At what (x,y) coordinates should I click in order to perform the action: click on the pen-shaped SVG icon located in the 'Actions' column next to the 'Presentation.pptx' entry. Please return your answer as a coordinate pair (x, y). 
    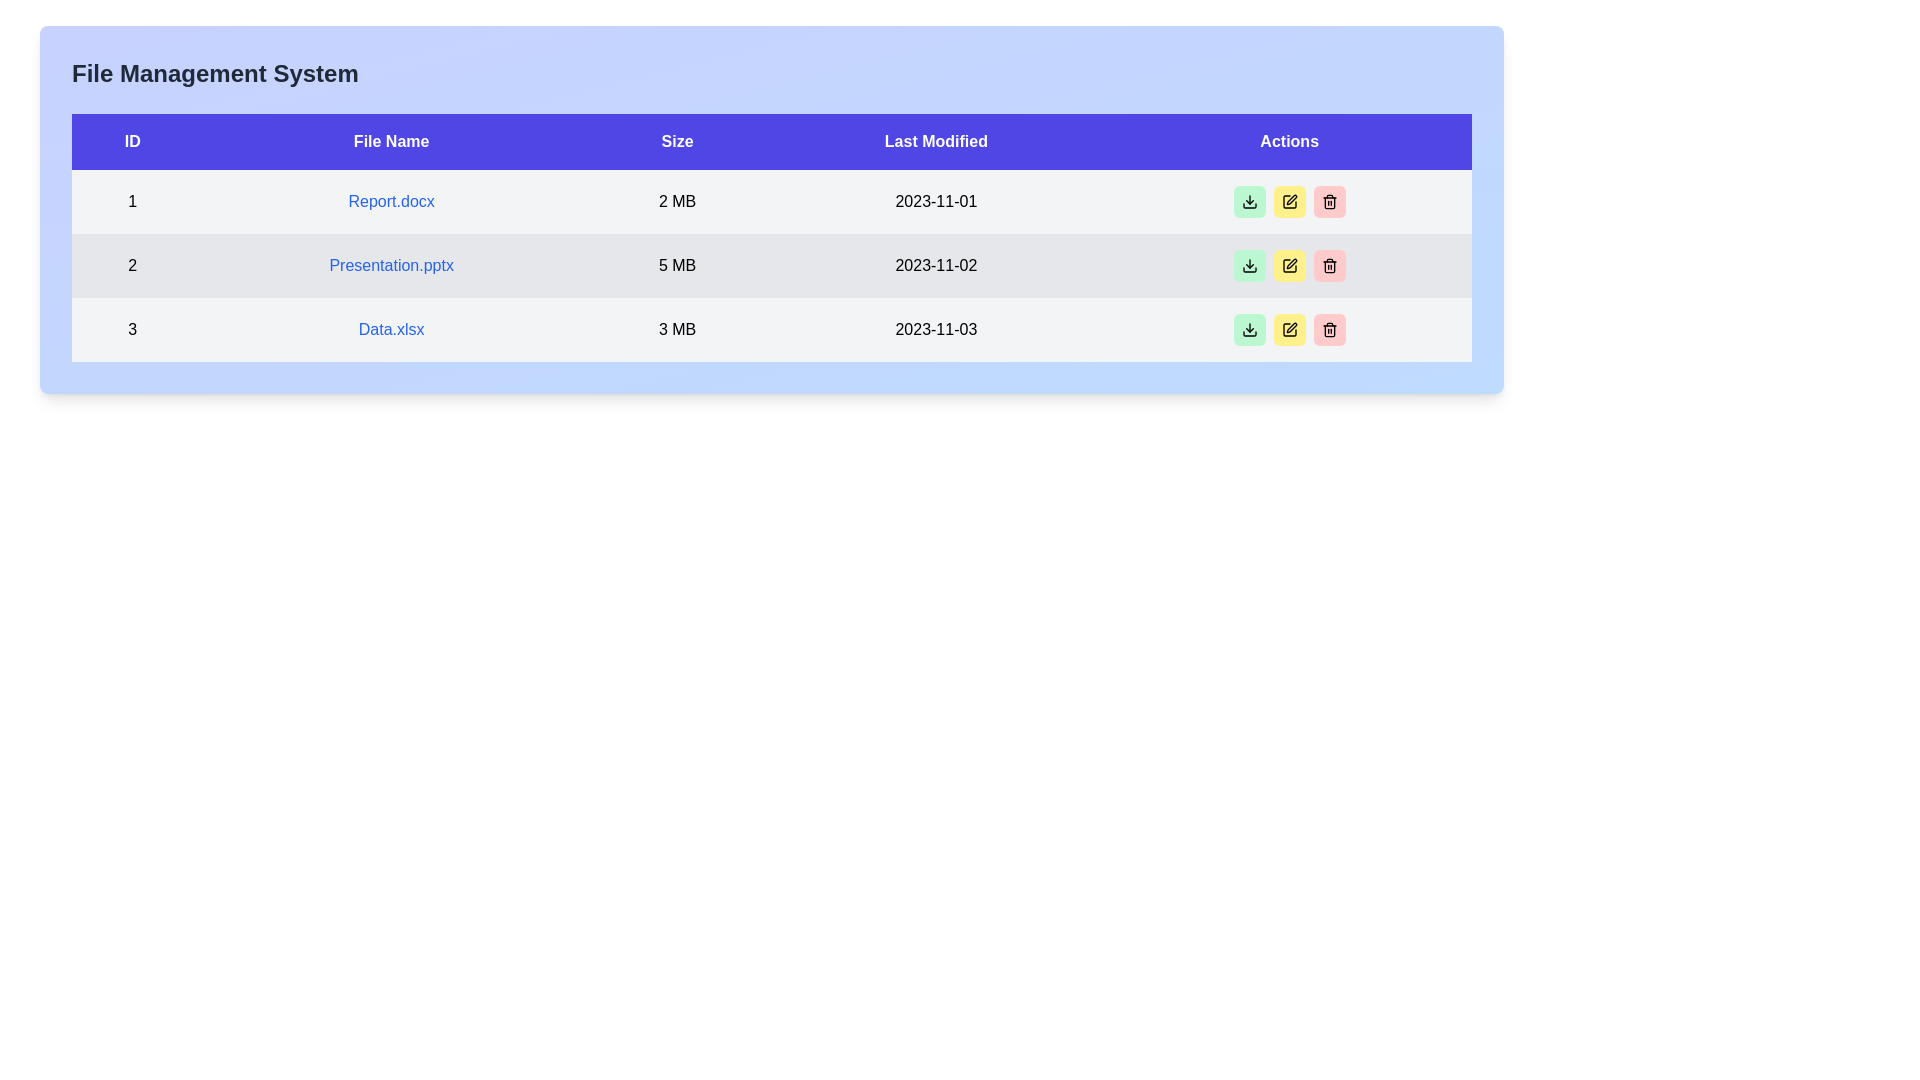
    Looking at the image, I should click on (1291, 200).